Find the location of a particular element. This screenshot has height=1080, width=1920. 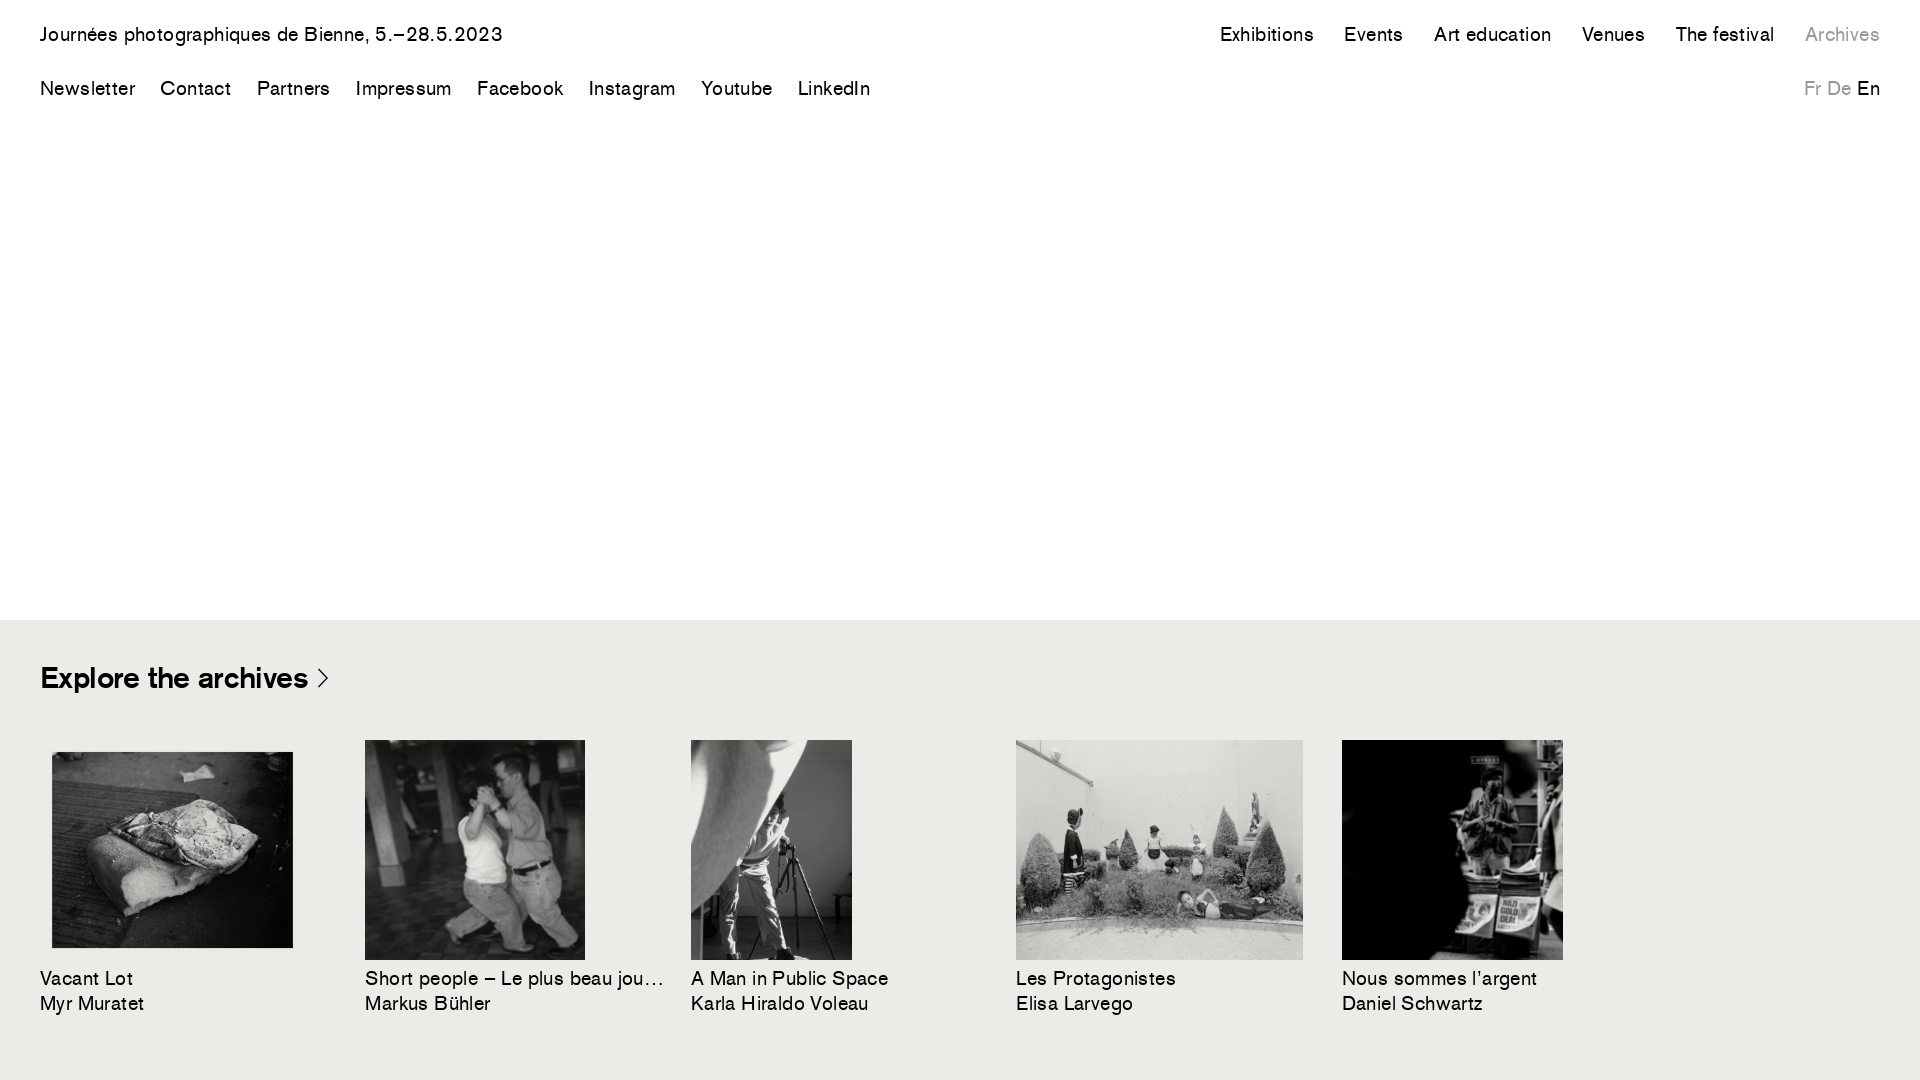

'A Man in Public Space is located at coordinates (840, 878).